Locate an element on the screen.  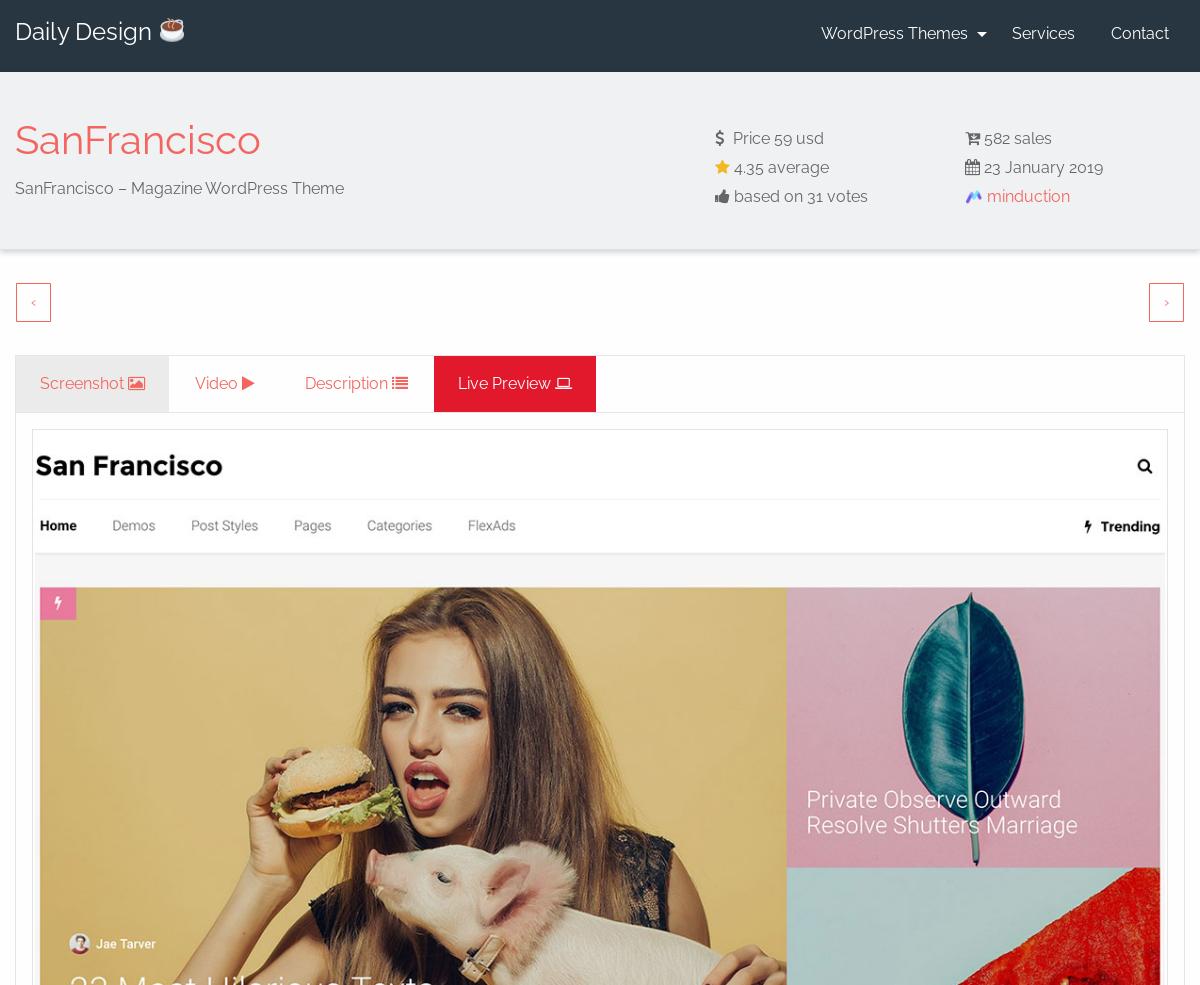
'4.35 average' is located at coordinates (778, 166).